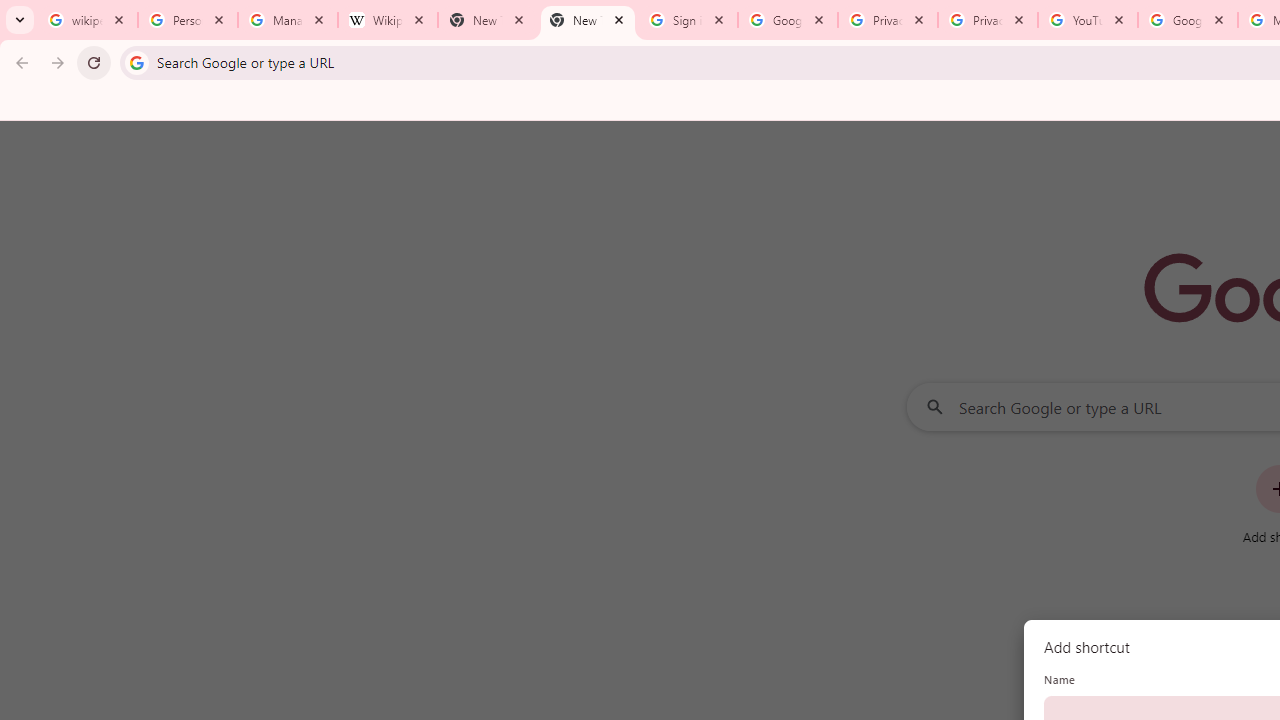 This screenshot has width=1280, height=720. What do you see at coordinates (787, 20) in the screenshot?
I see `'Google Drive: Sign-in'` at bounding box center [787, 20].